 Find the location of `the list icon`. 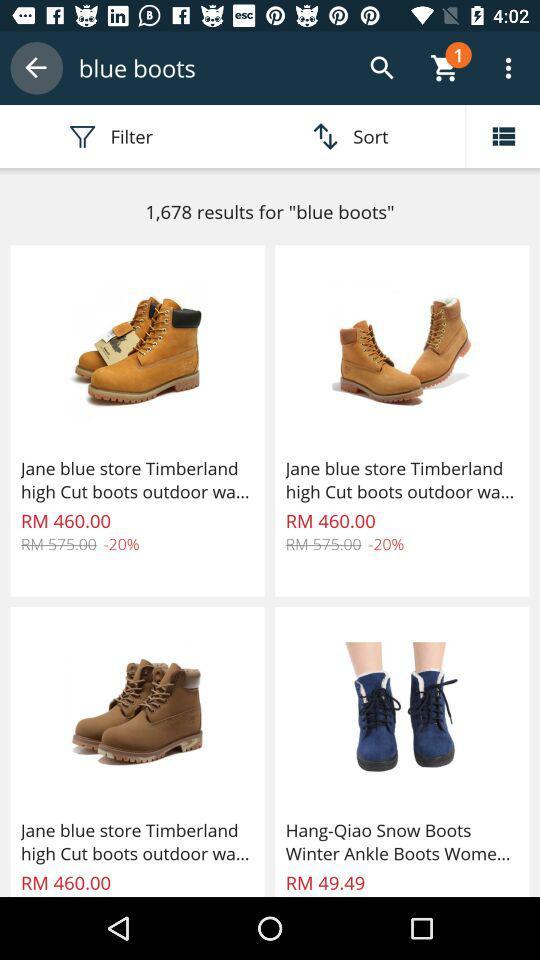

the list icon is located at coordinates (502, 135).